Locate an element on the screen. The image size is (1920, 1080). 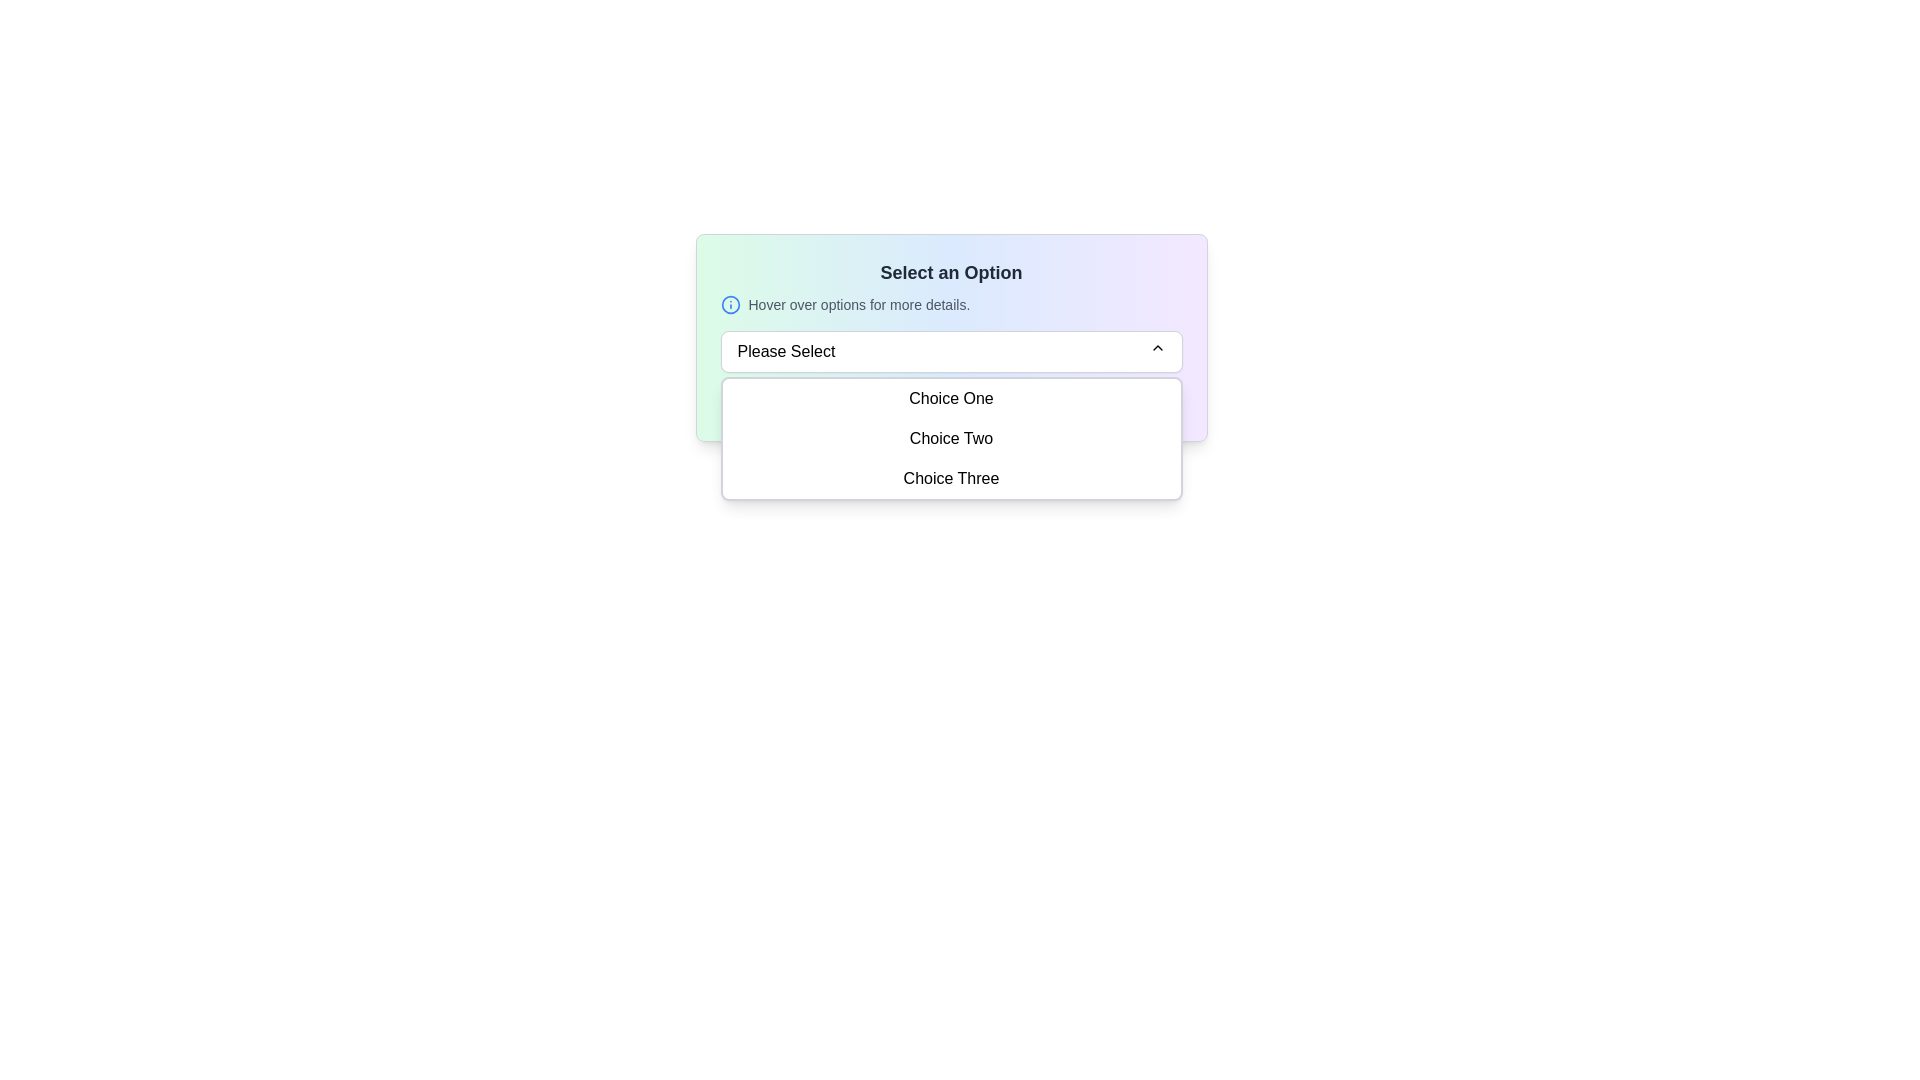
the upward-pointing chevron icon located on the right edge of the 'Please Select' dropdown button is located at coordinates (1157, 346).